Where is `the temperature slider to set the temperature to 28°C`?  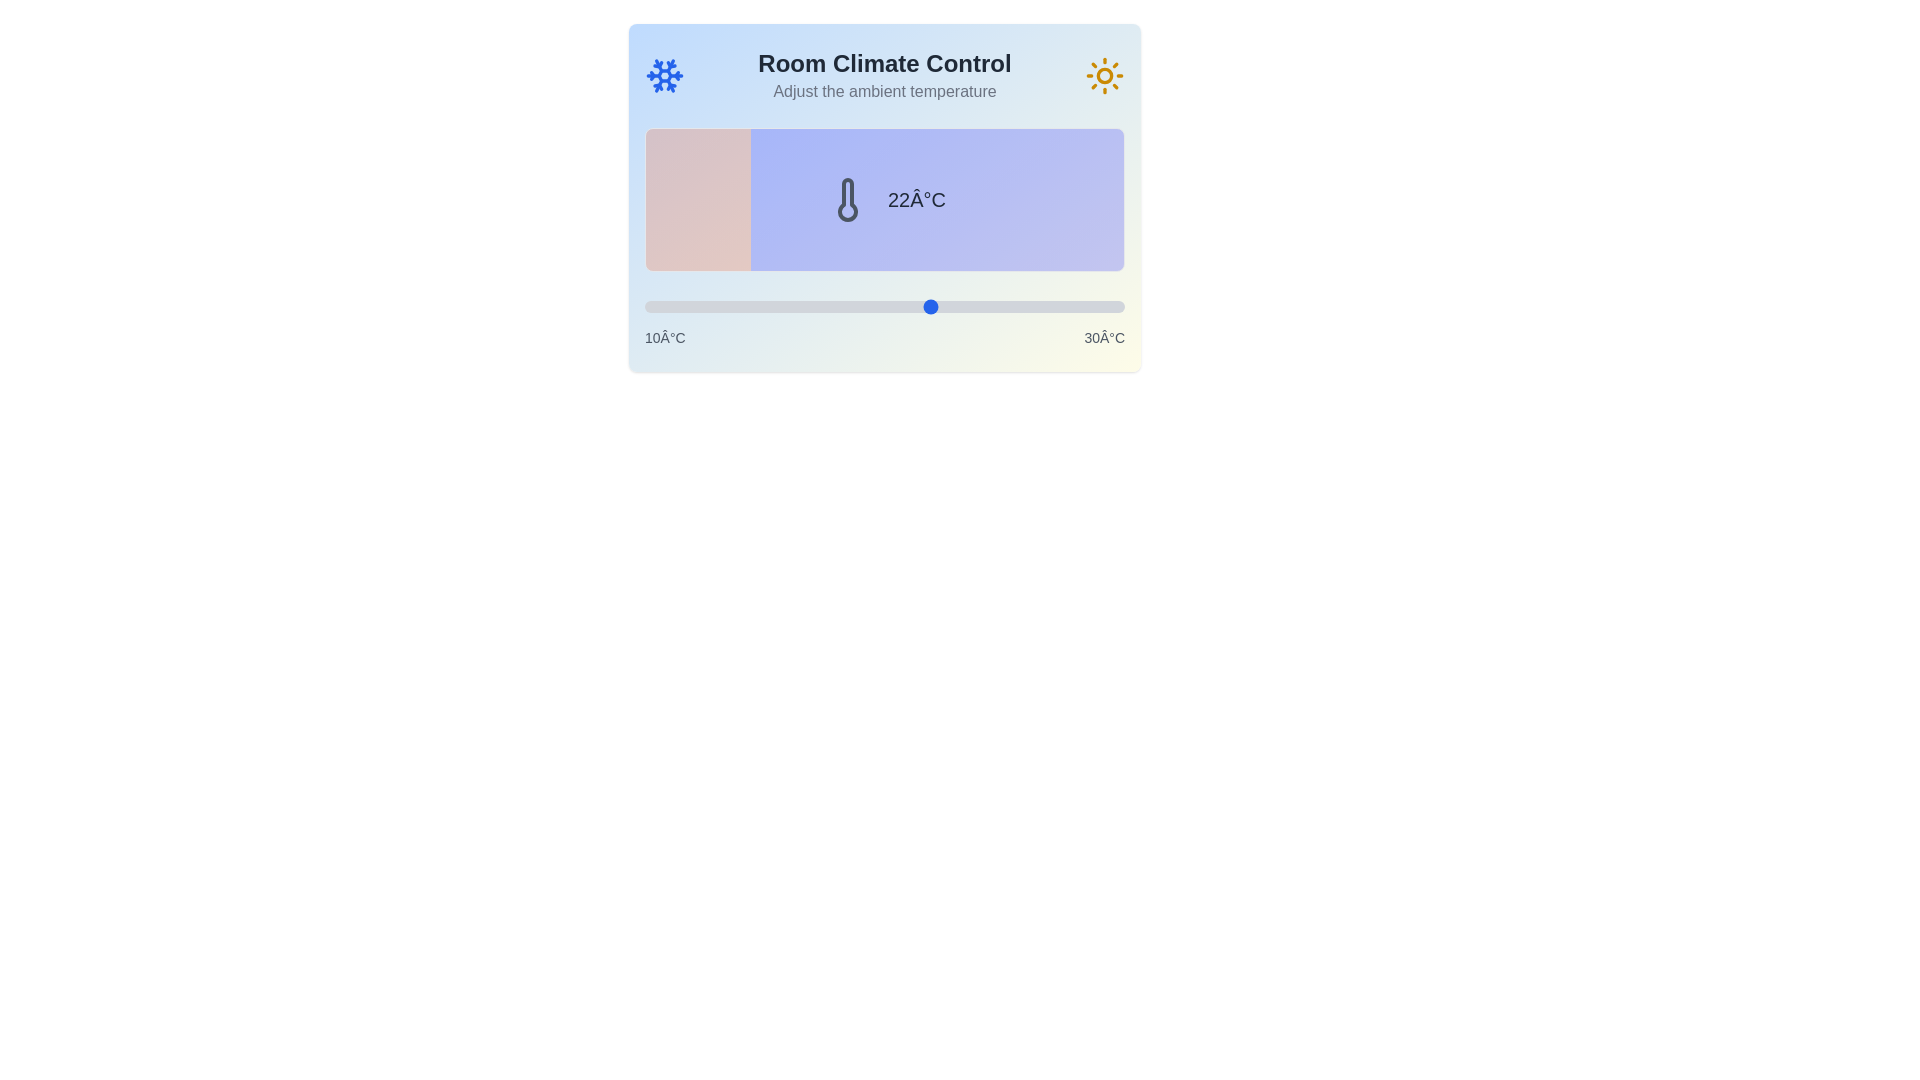
the temperature slider to set the temperature to 28°C is located at coordinates (1075, 307).